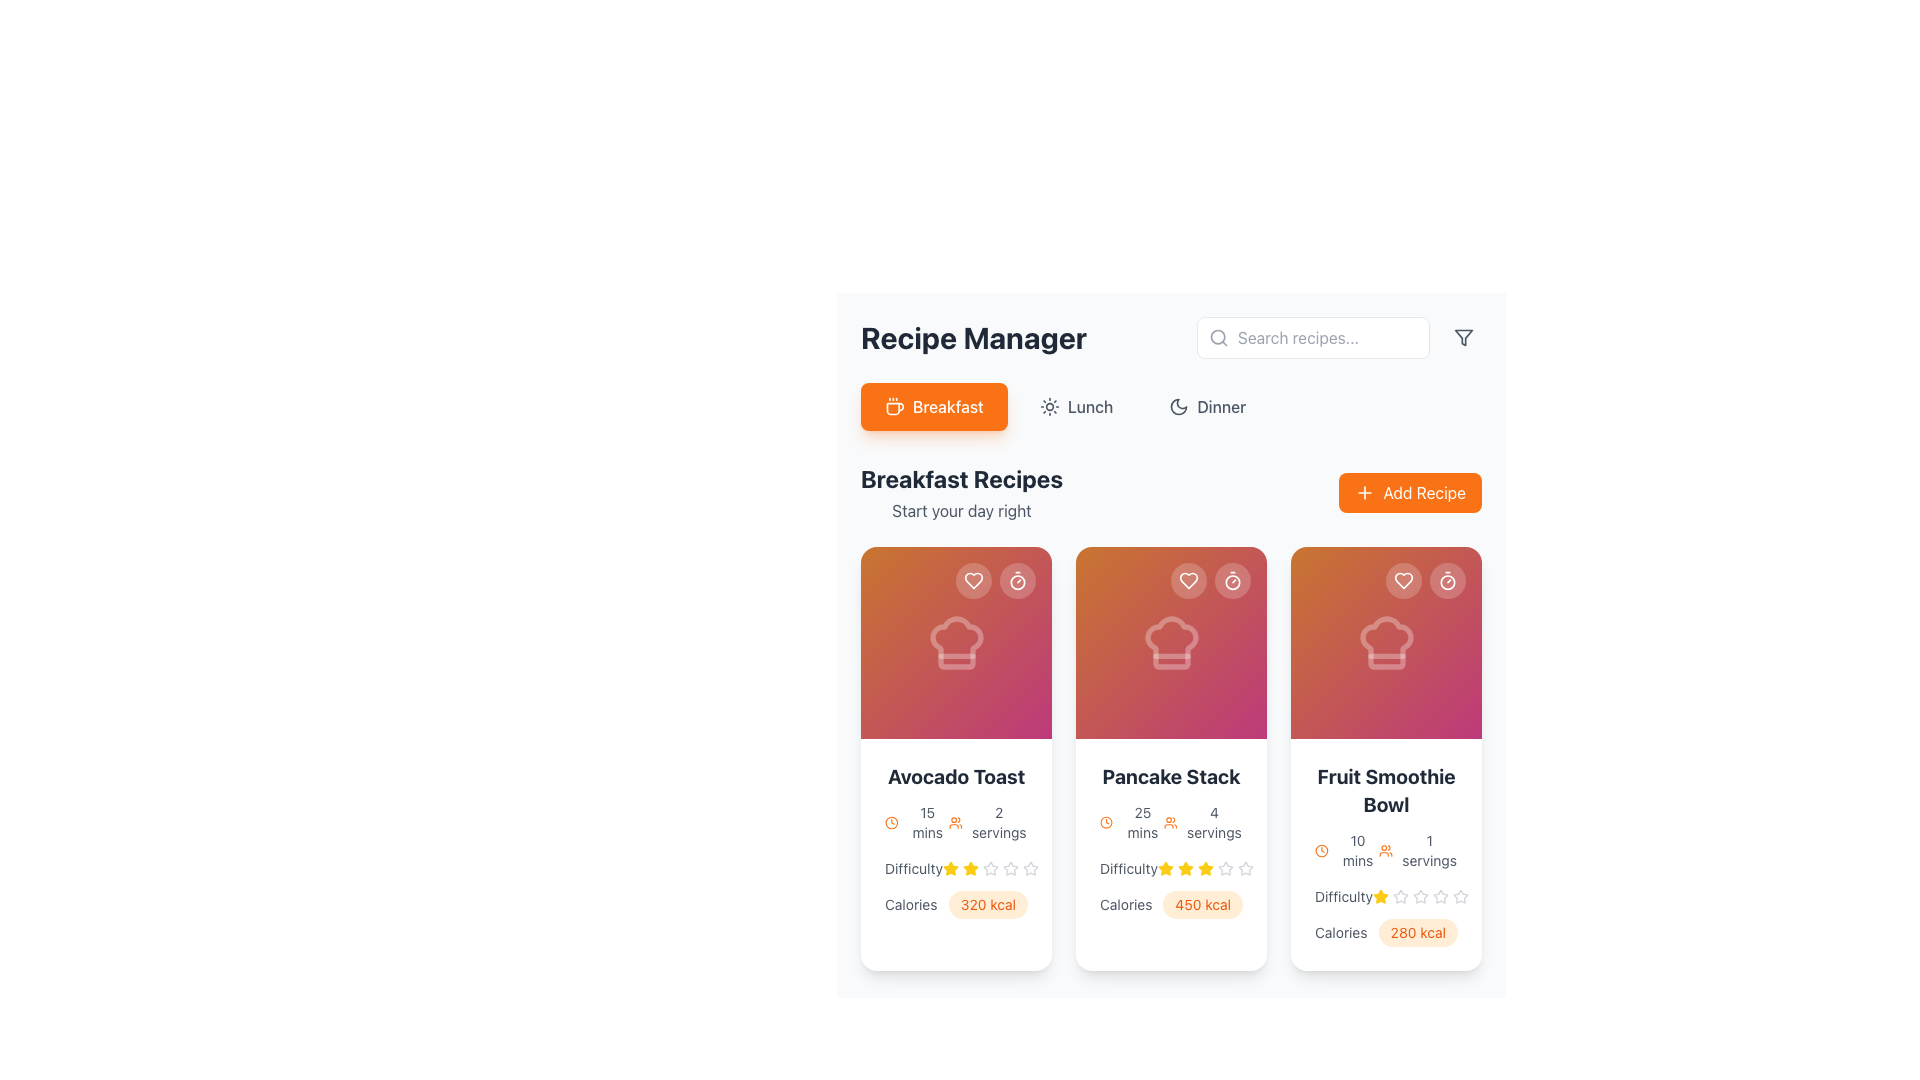 Image resolution: width=1920 pixels, height=1080 pixels. Describe the element at coordinates (955, 905) in the screenshot. I see `nutritional information displayed in the text label for the 'Avocado Toast' dish, located at the bottom section of its card, below the 'Difficulty' rating` at that location.